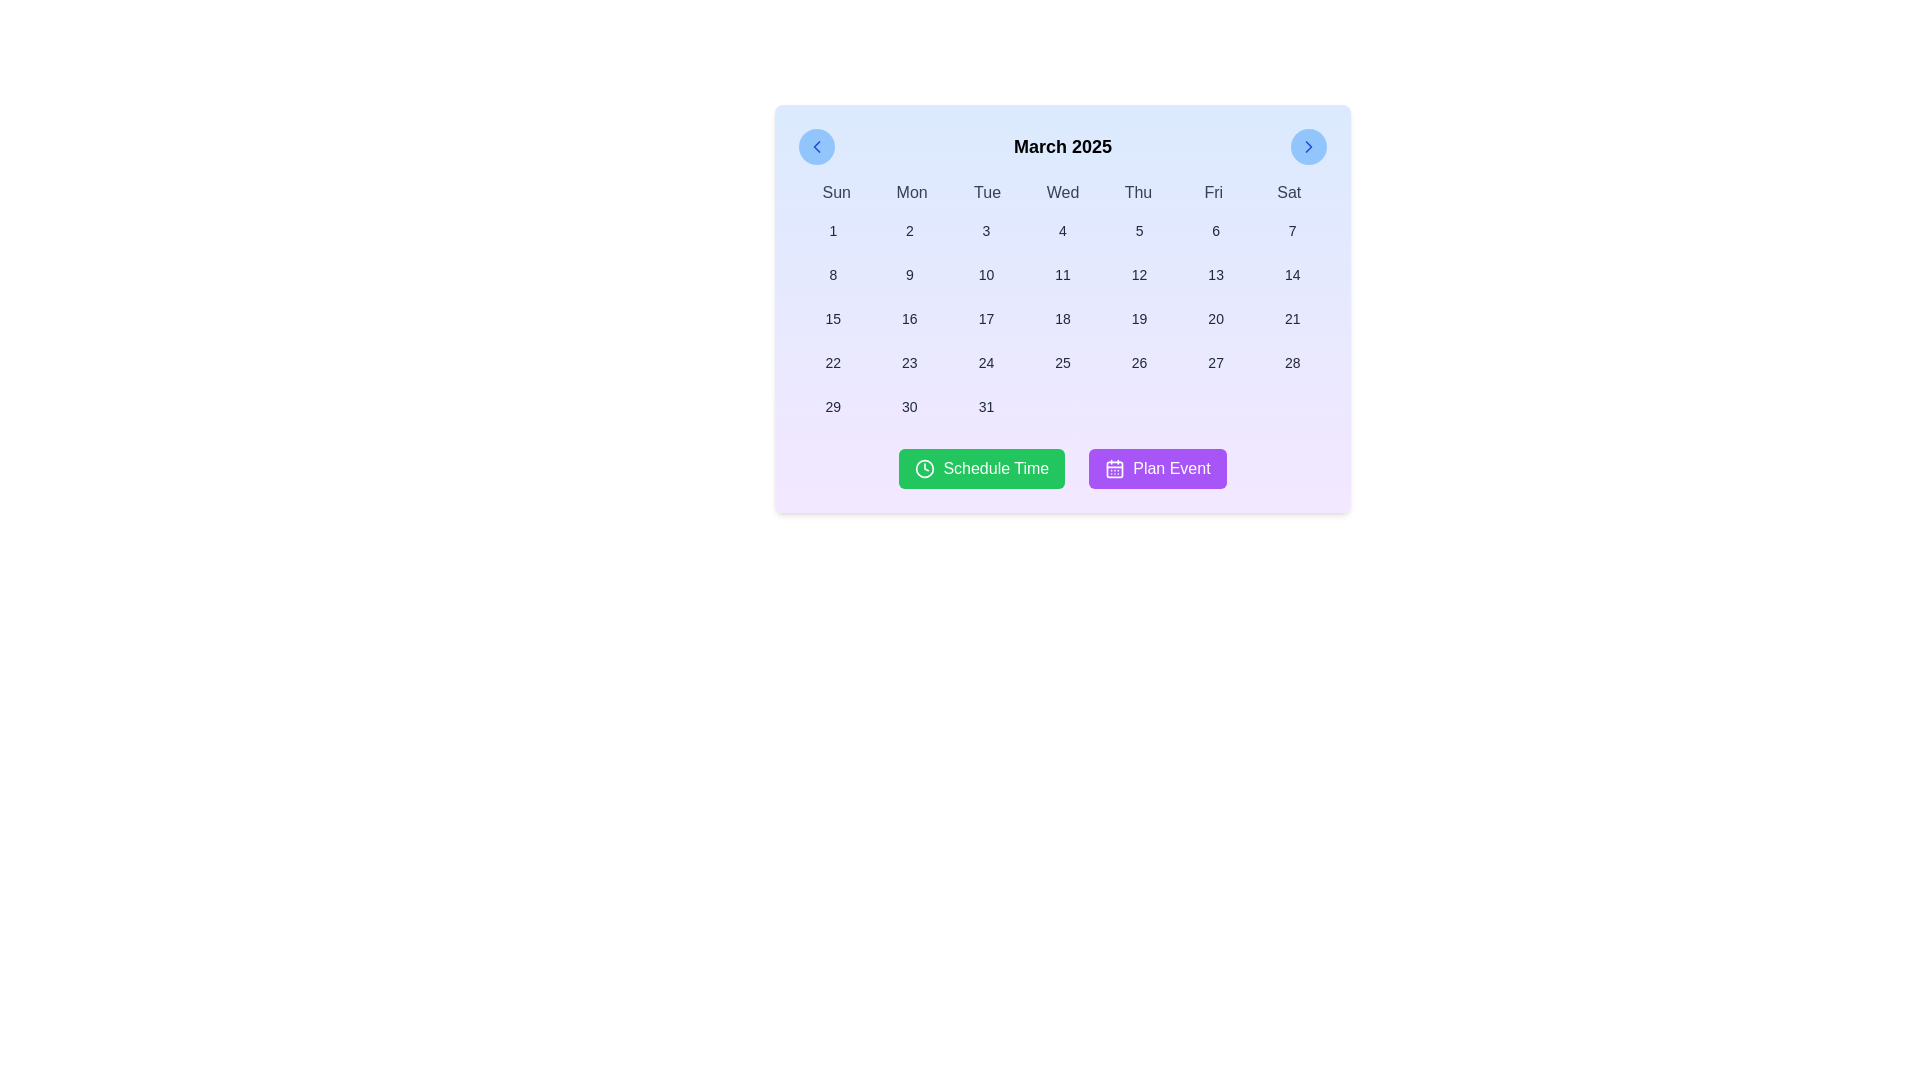  I want to click on the small rectangular button displaying the text '29', so click(833, 406).